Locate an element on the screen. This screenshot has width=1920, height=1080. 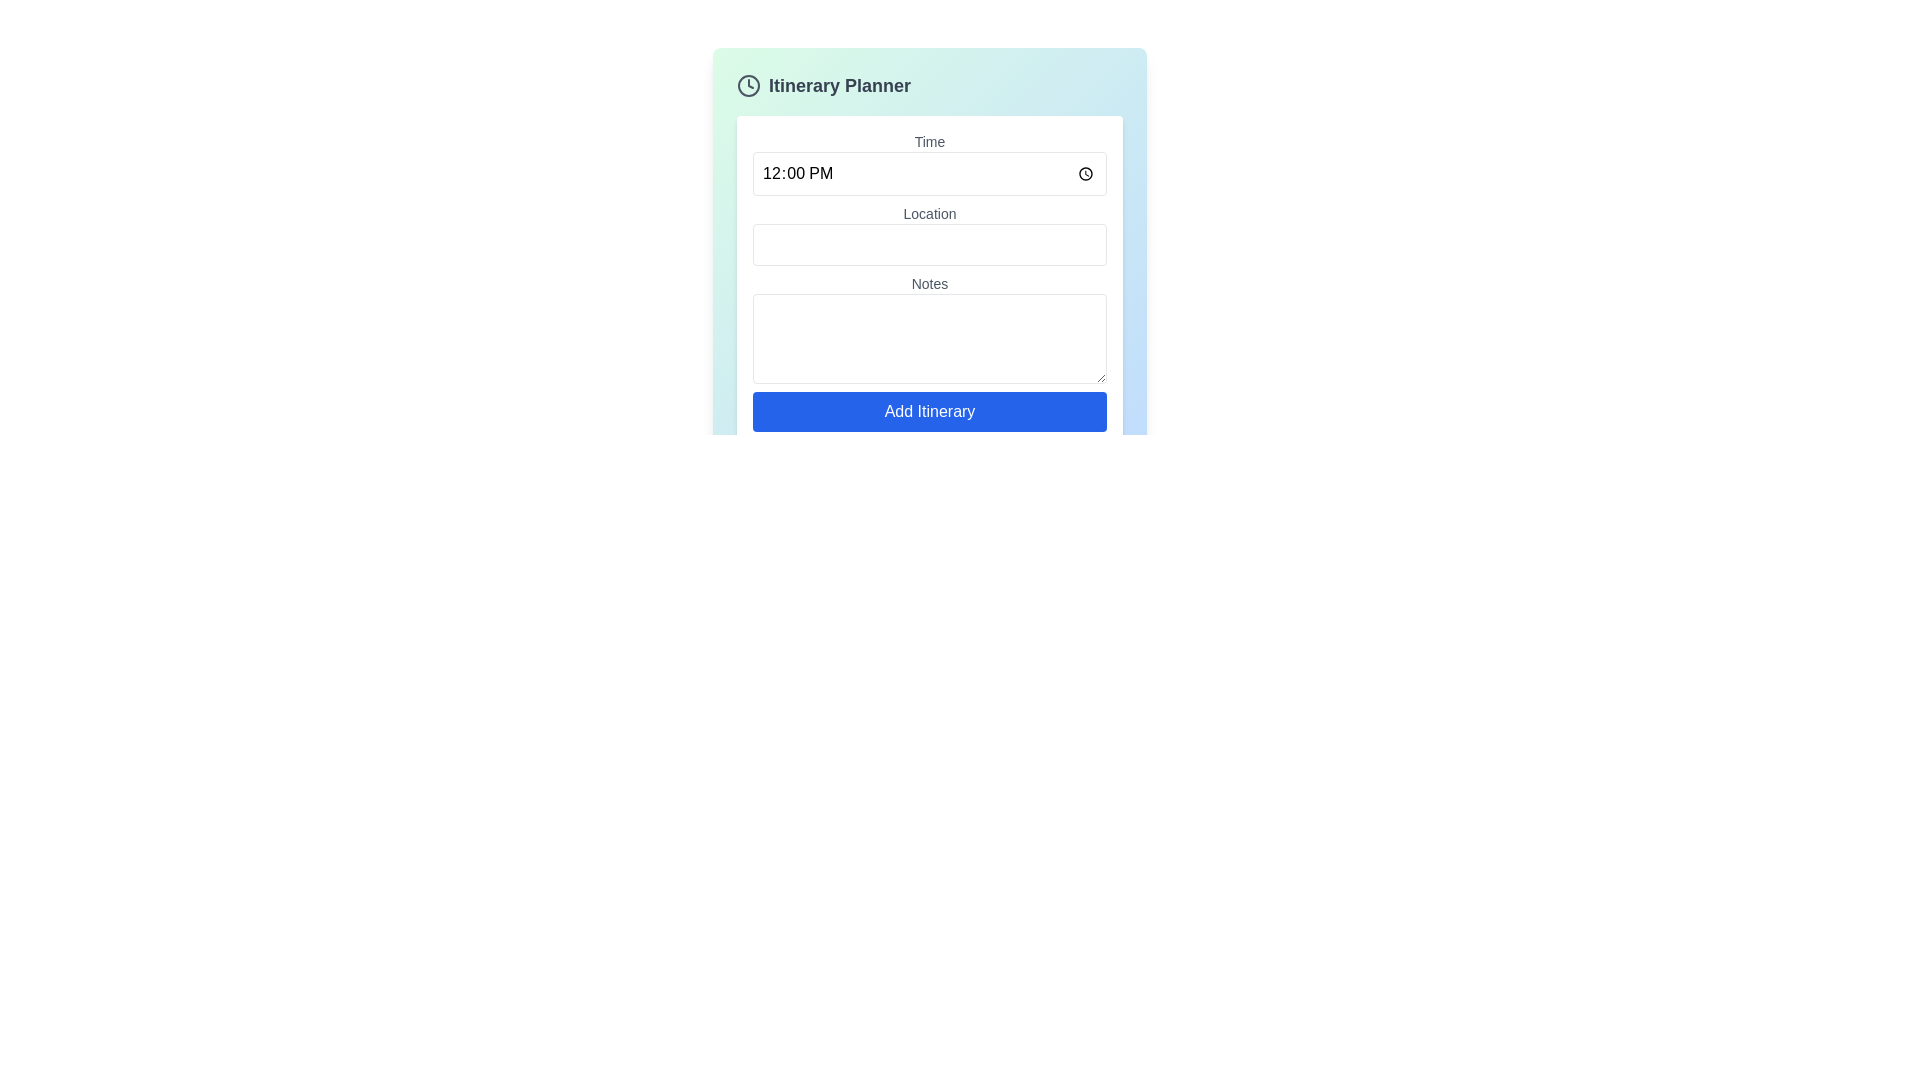
the circular shape within the SVG graphic representing the clock face, which is located in the top-left part of the interface adjacent to the title 'Itinerary Planner' is located at coordinates (747, 84).